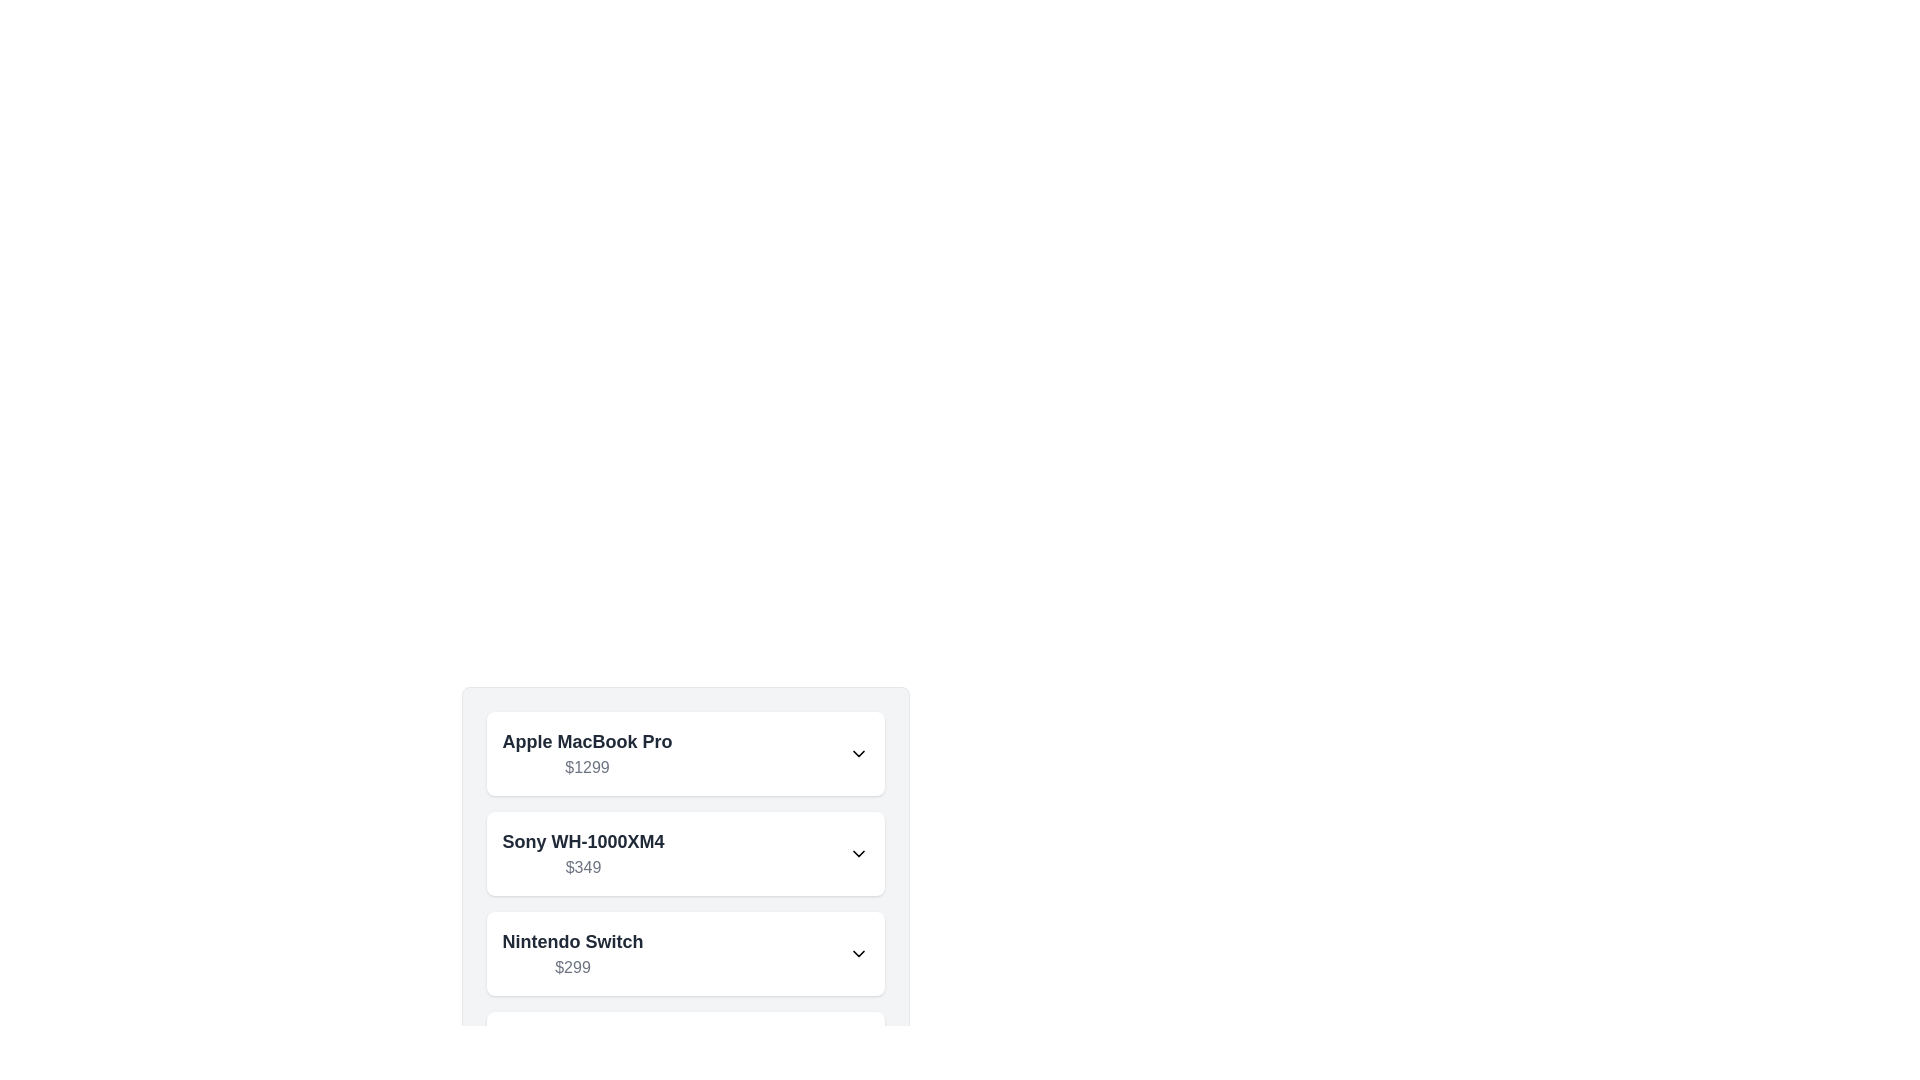 This screenshot has height=1080, width=1920. Describe the element at coordinates (571, 966) in the screenshot. I see `the price text label displaying '$299', which is located beneath the 'Nintendo Switch' product title in the product listing interface` at that location.